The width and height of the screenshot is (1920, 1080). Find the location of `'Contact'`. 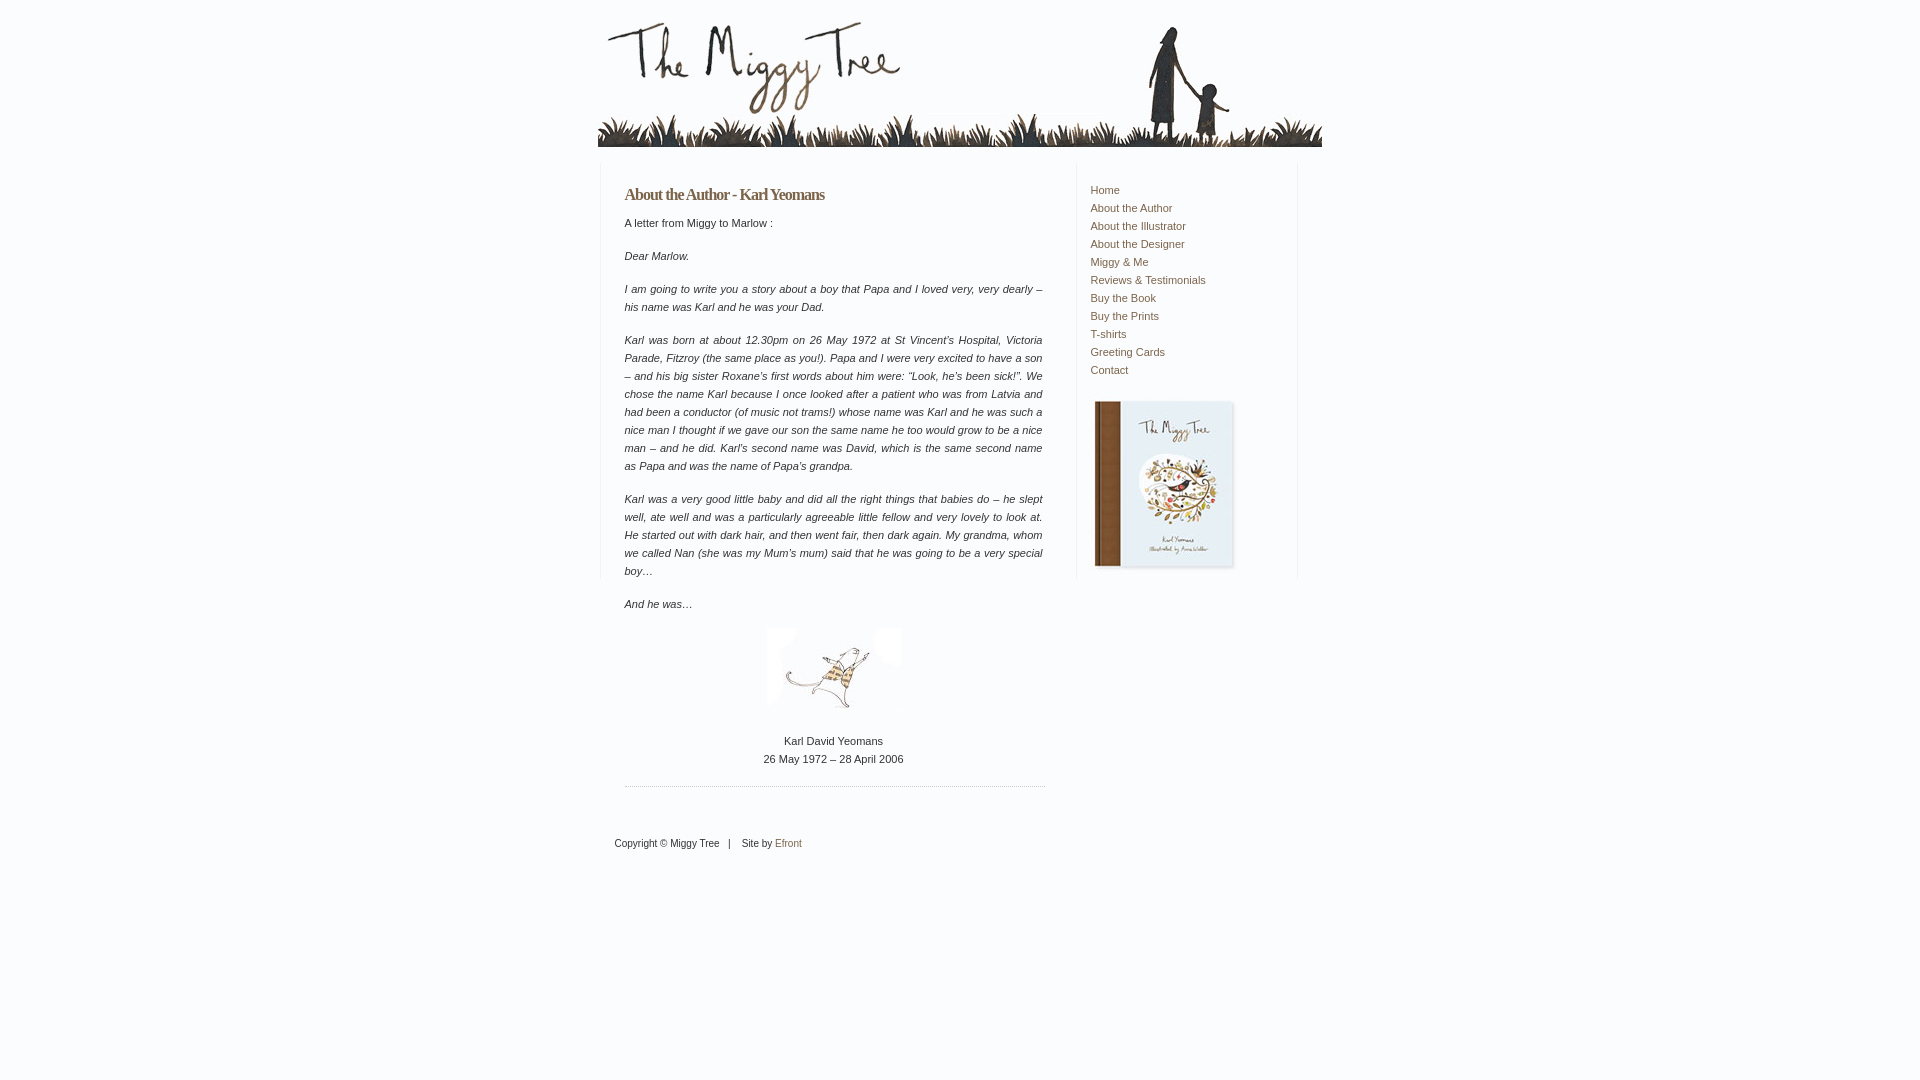

'Contact' is located at coordinates (1088, 370).